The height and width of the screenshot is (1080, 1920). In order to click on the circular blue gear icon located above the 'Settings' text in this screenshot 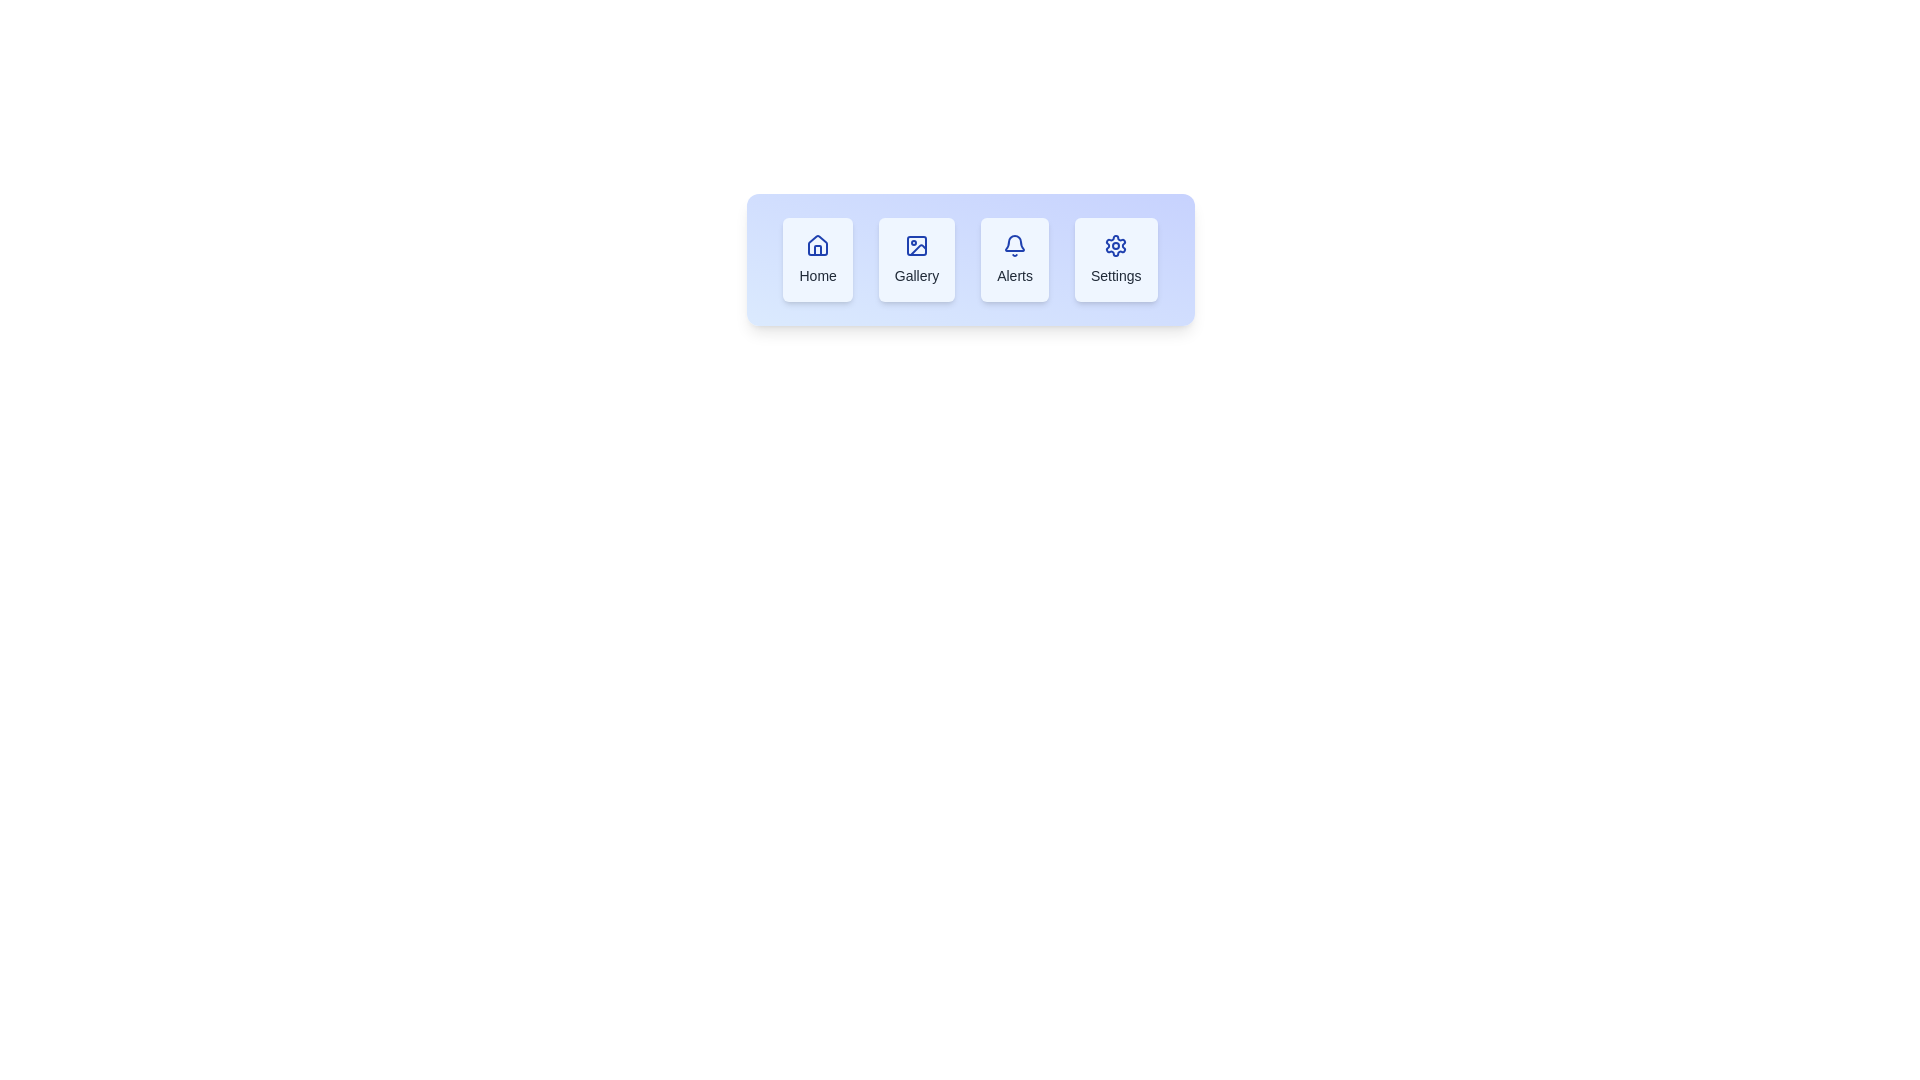, I will do `click(1115, 245)`.